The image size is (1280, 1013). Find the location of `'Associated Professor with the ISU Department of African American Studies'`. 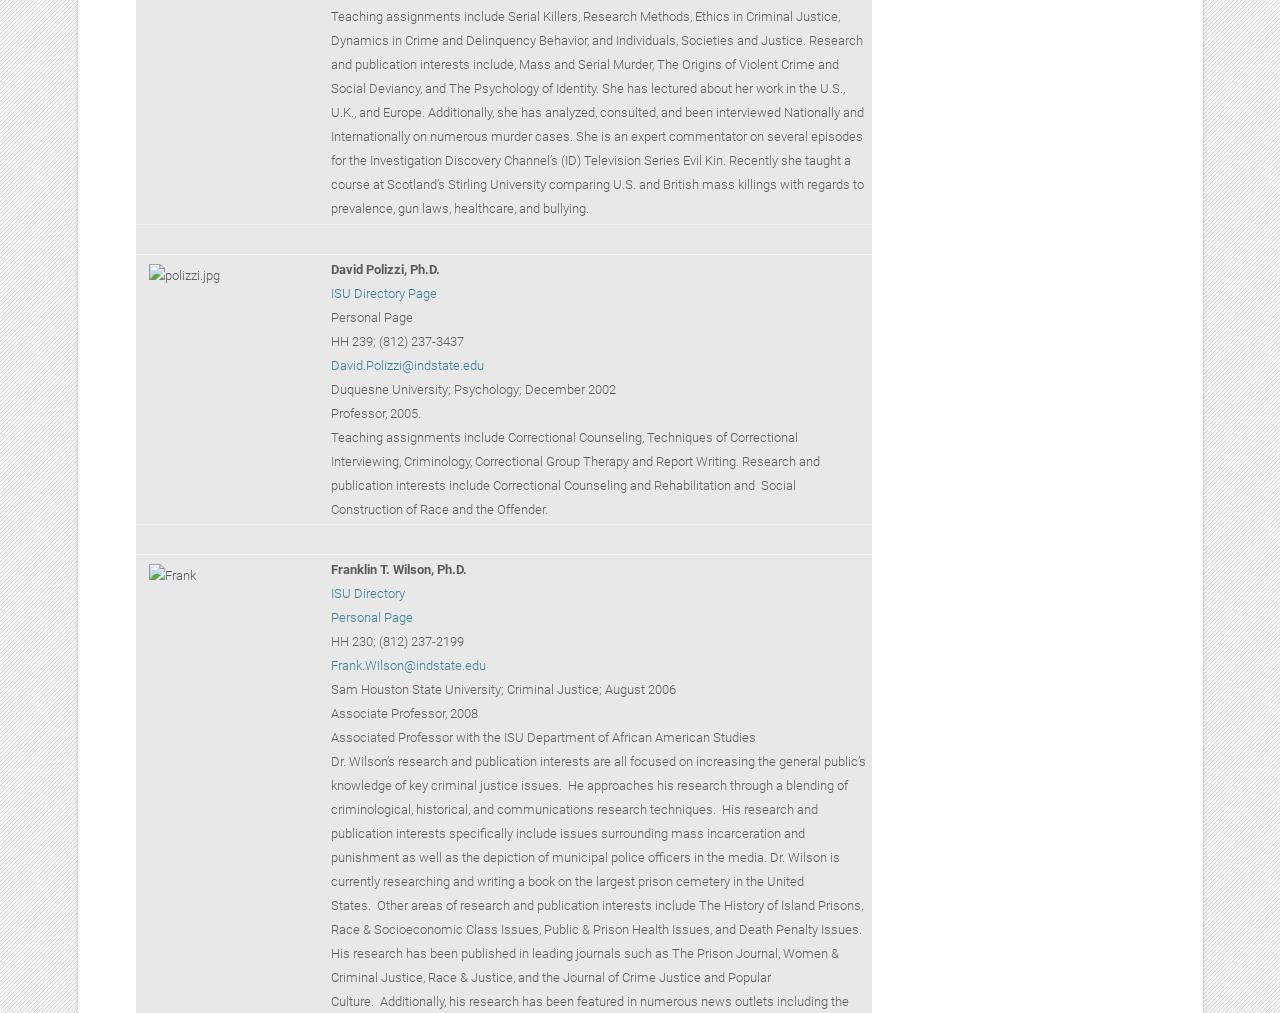

'Associated Professor with the ISU Department of African American Studies' is located at coordinates (542, 737).